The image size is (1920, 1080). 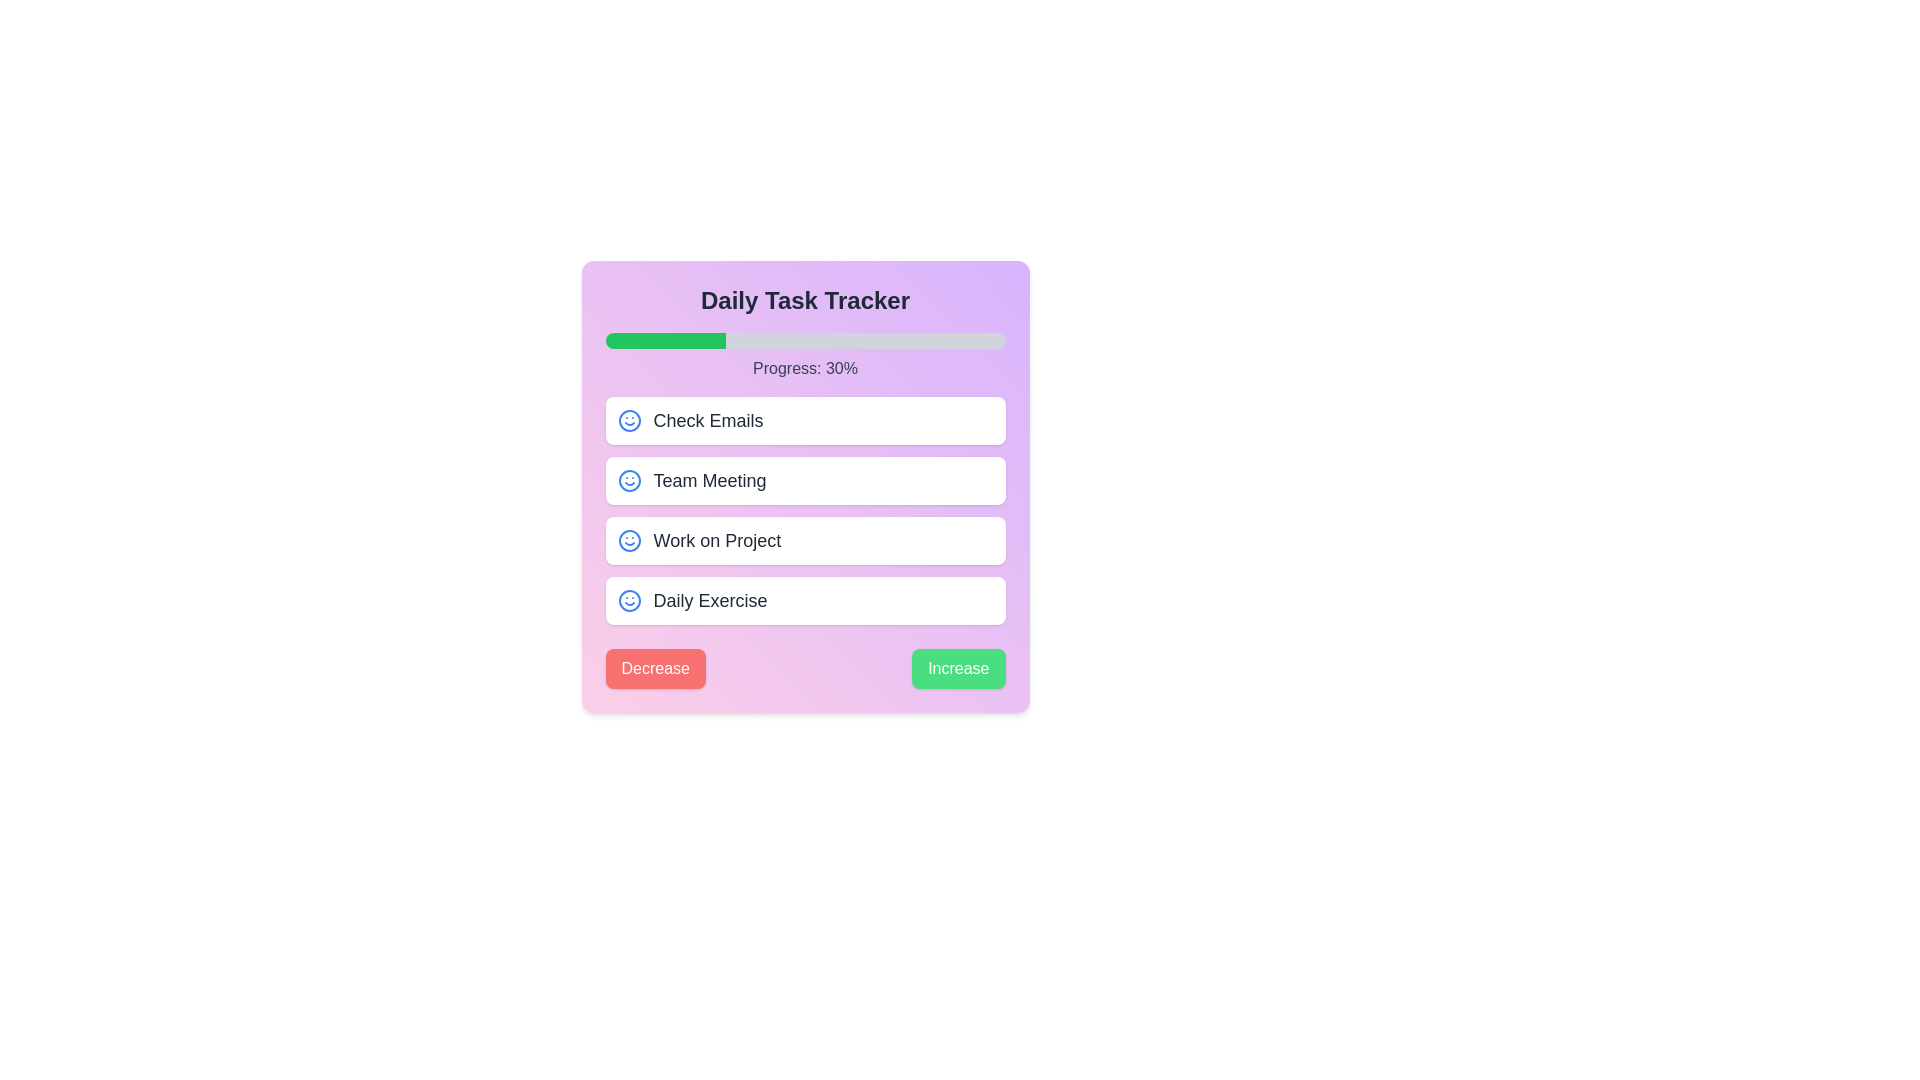 What do you see at coordinates (628, 600) in the screenshot?
I see `the decorative circle that enhances the 'Check Emails' task item, indicating a cheerful context` at bounding box center [628, 600].